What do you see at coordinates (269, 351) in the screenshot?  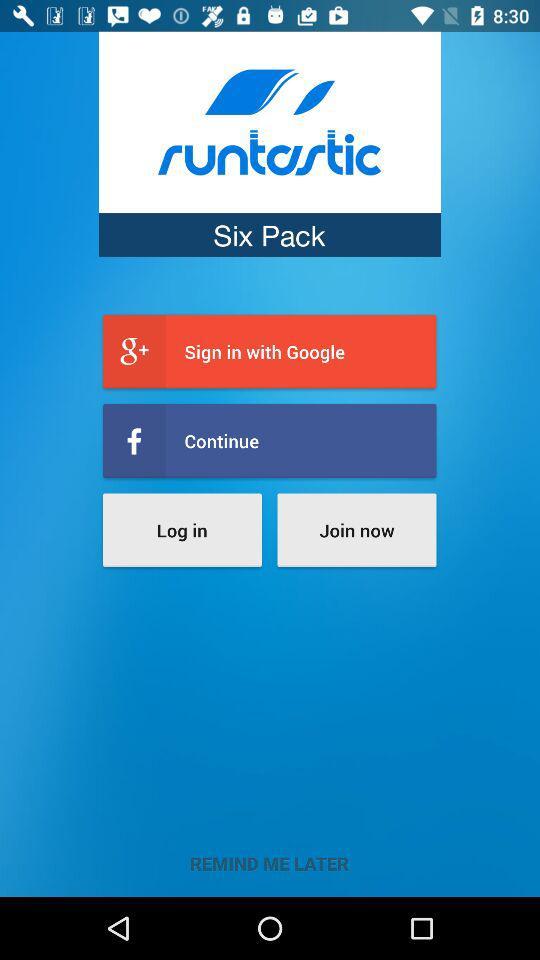 I see `icon above the continue item` at bounding box center [269, 351].